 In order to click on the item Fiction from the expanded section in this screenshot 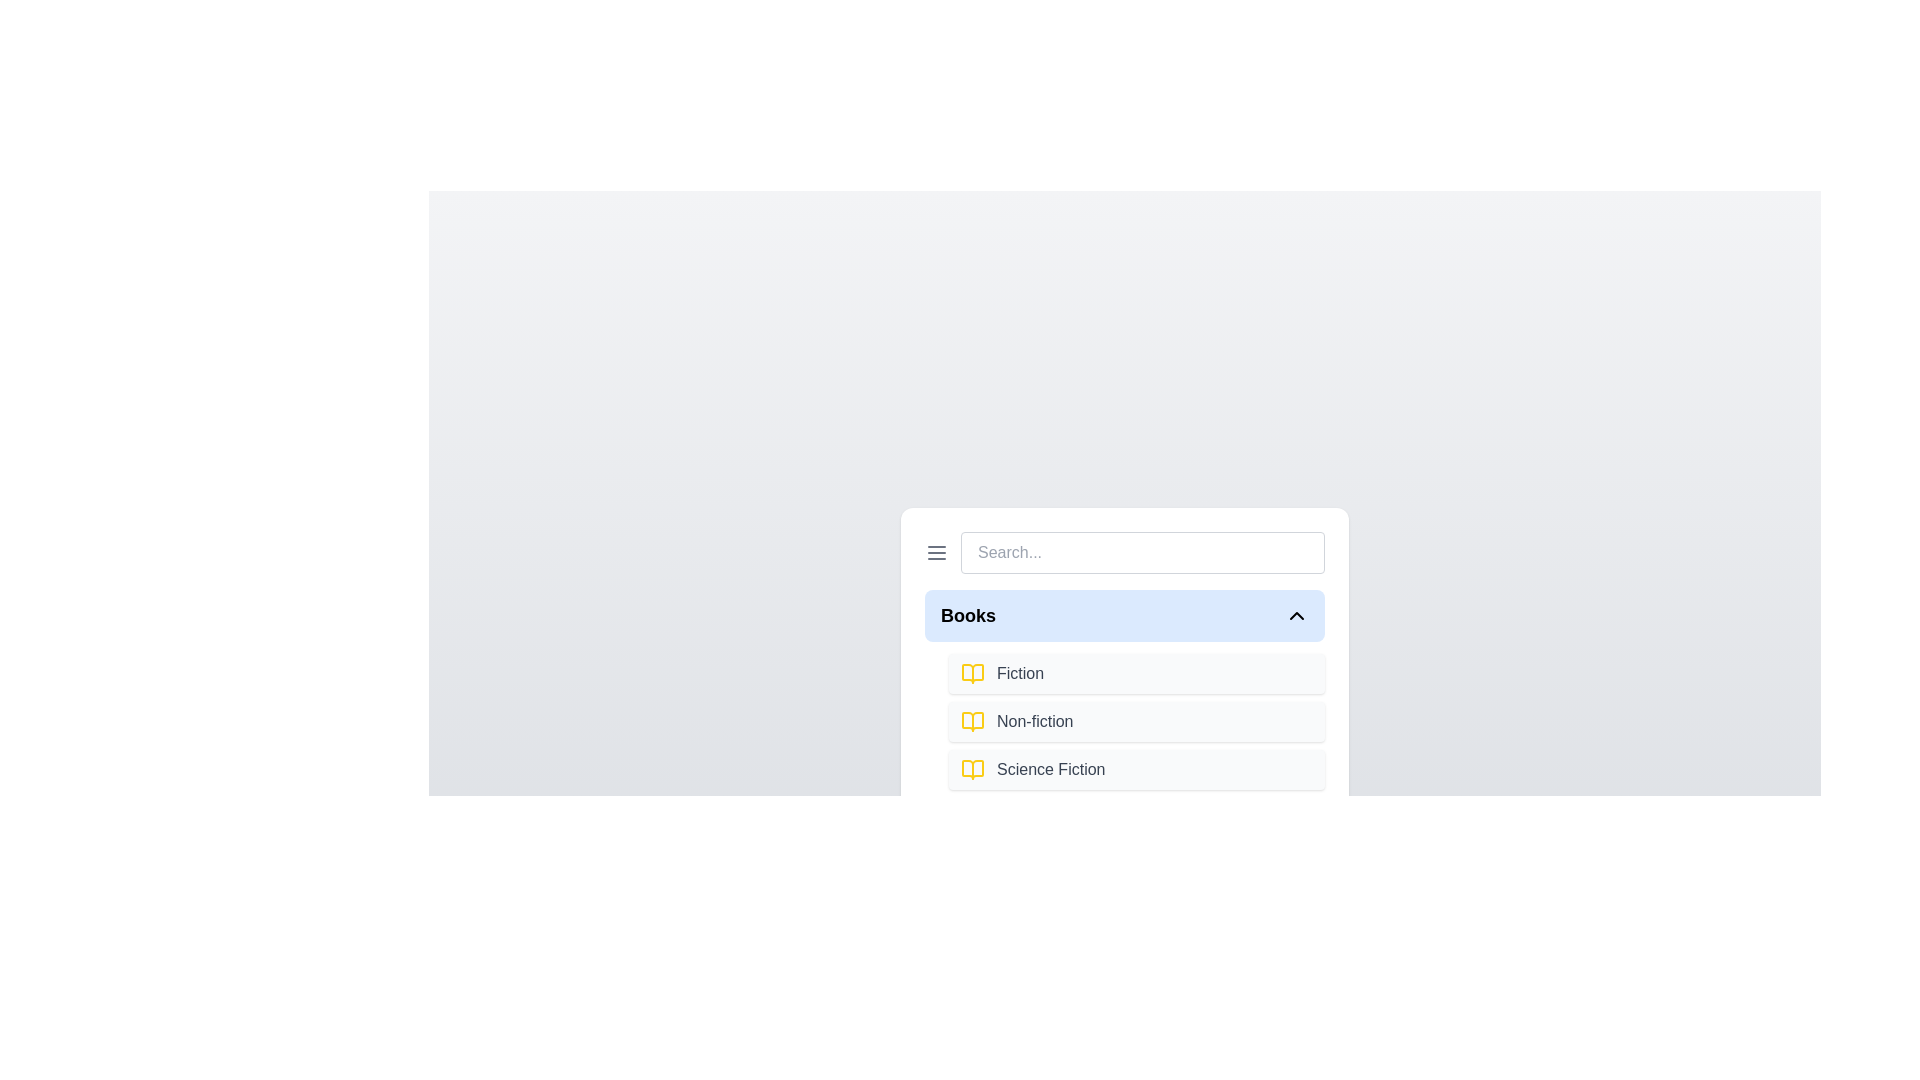, I will do `click(1137, 674)`.